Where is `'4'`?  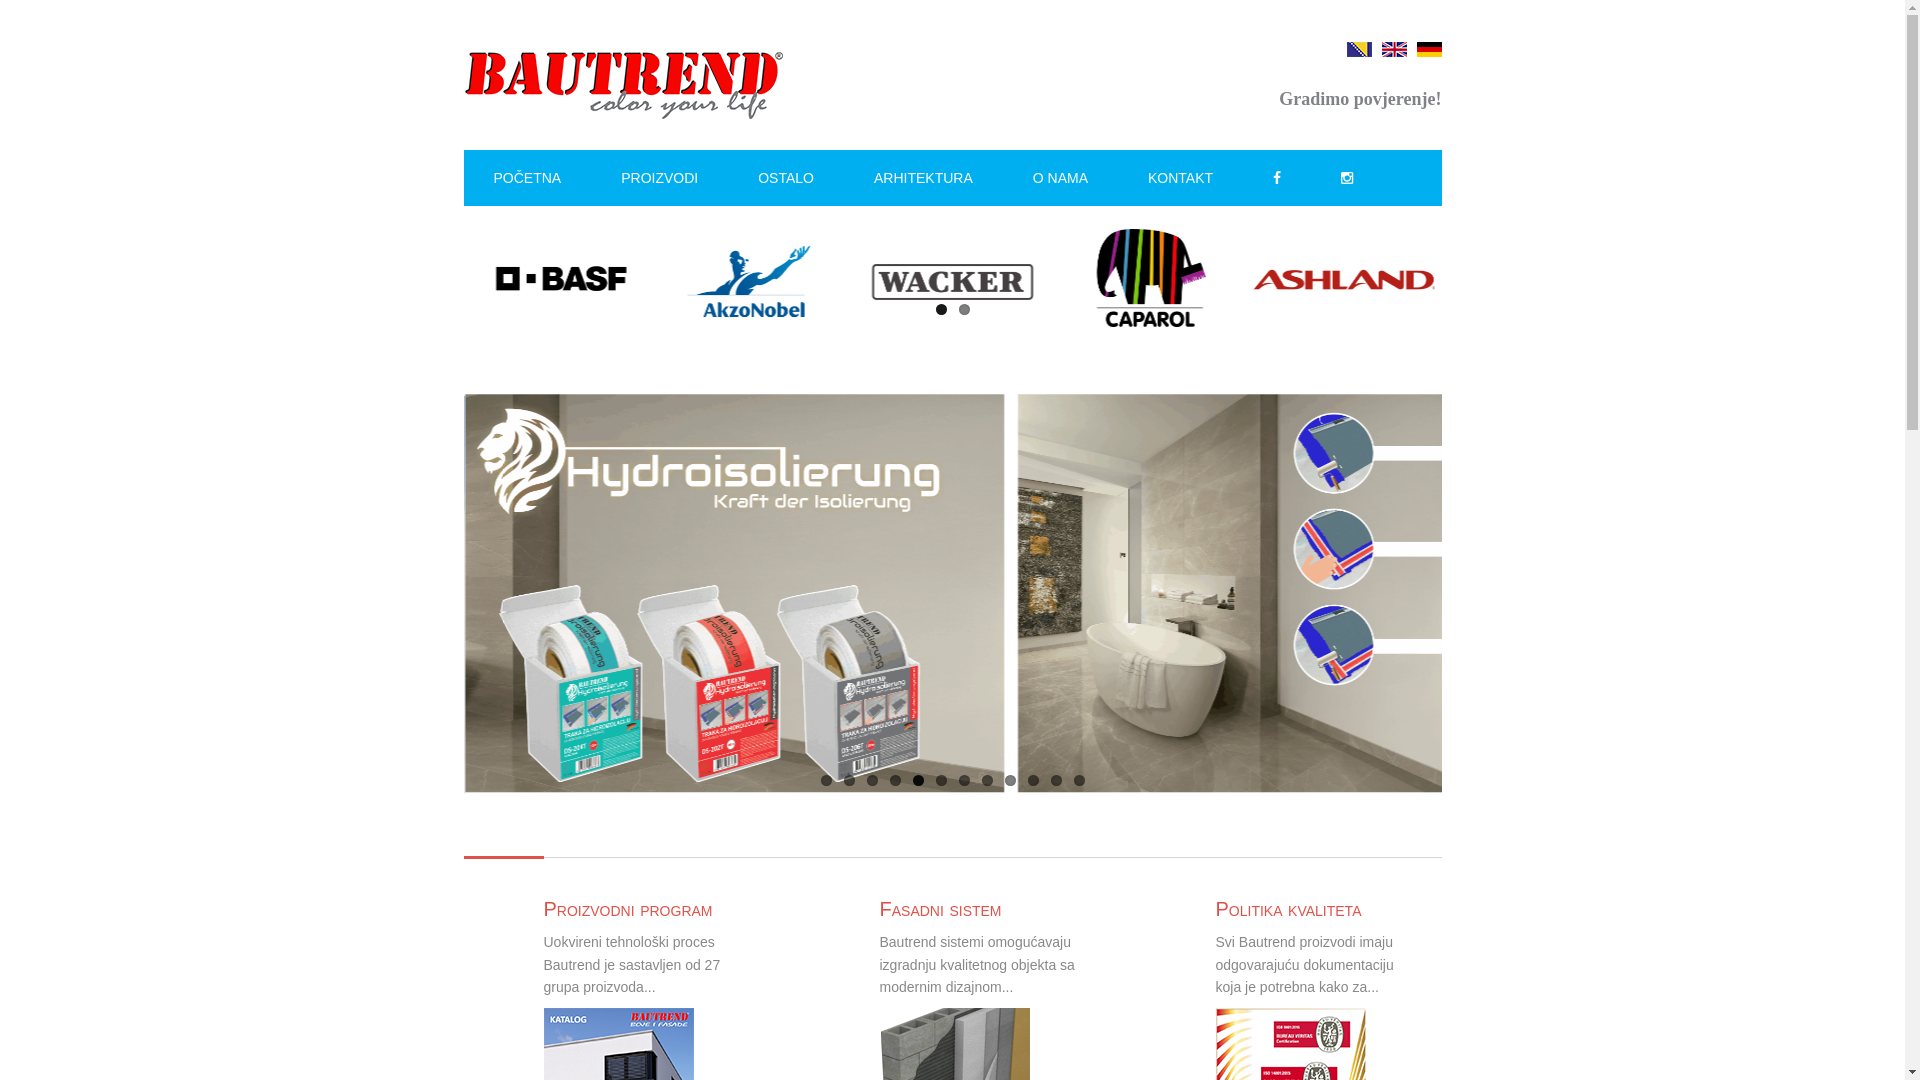
'4' is located at coordinates (894, 779).